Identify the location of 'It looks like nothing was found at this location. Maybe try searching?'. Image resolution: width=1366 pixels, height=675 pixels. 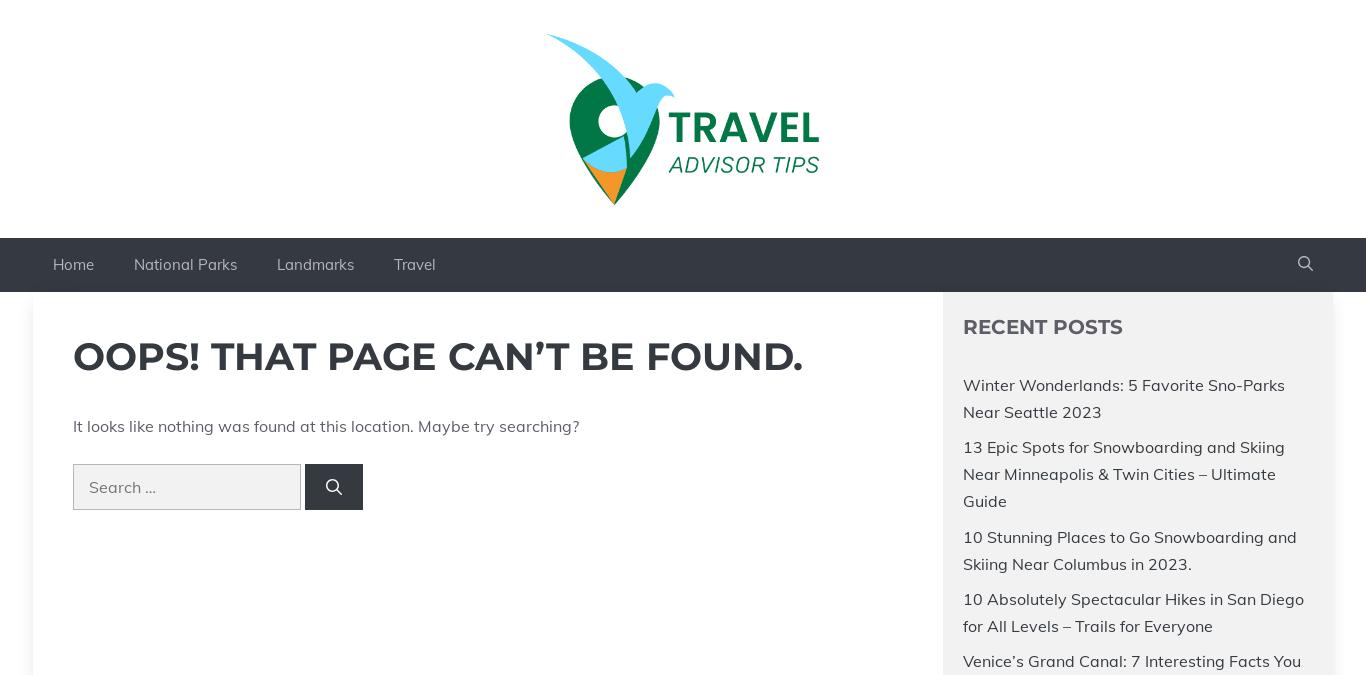
(326, 424).